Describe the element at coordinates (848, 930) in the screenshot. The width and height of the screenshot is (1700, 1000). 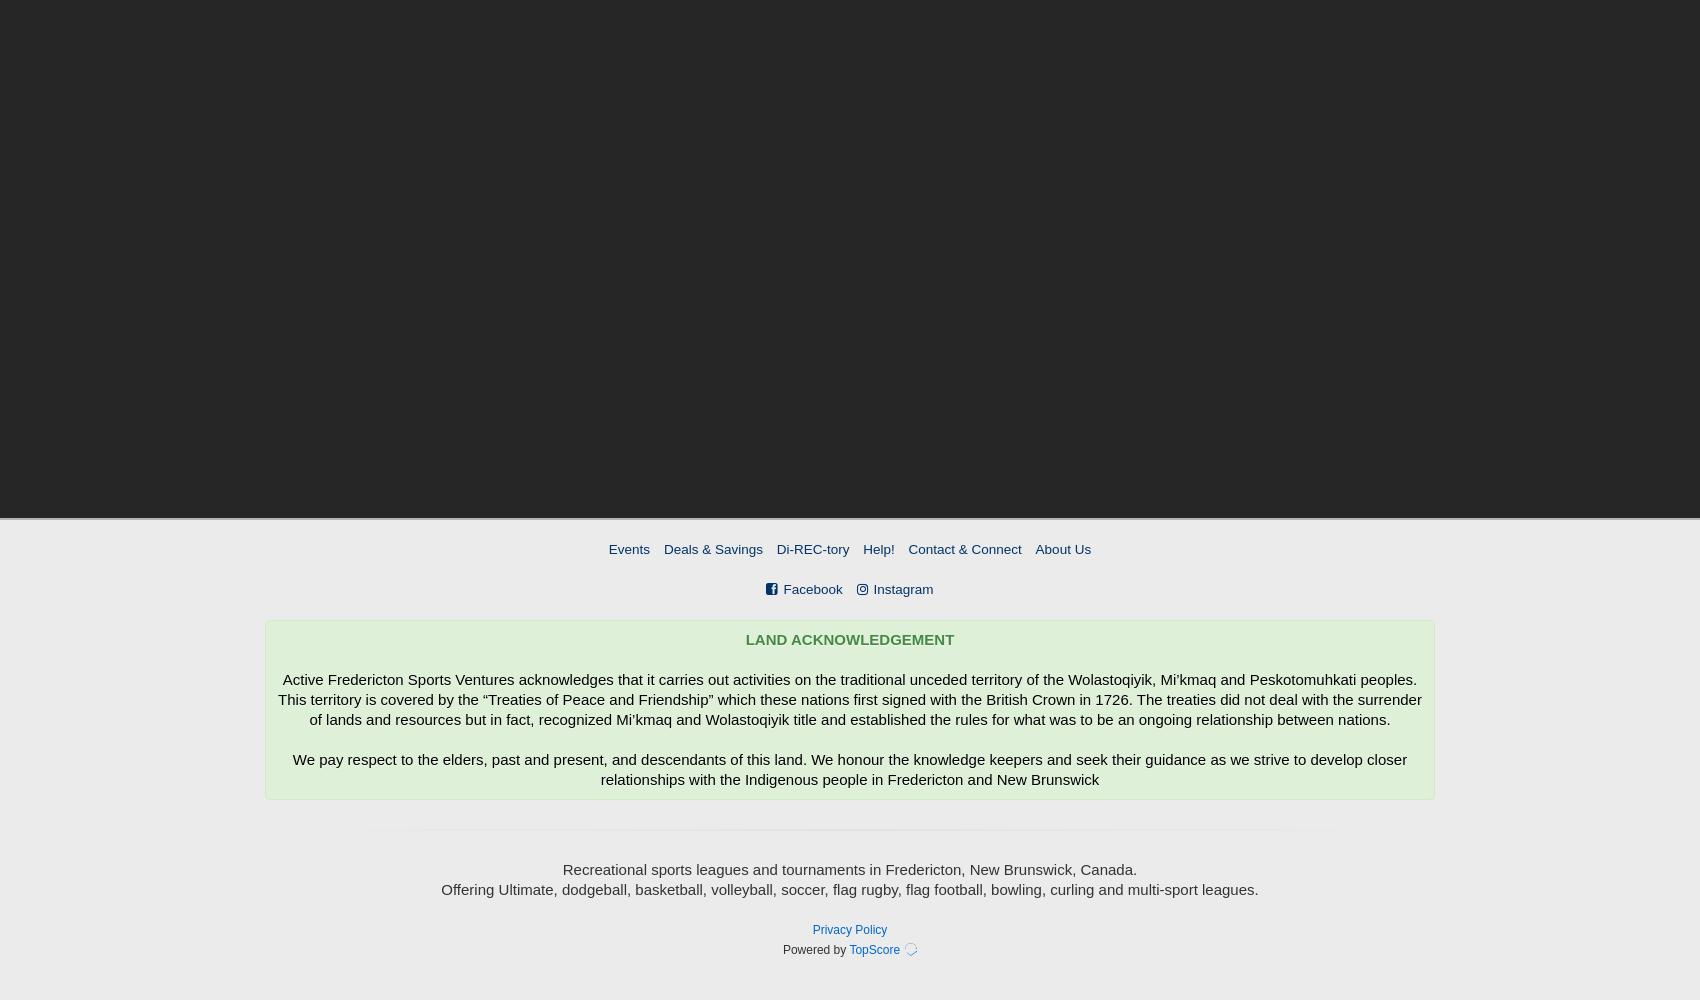
I see `'Privacy Policy'` at that location.